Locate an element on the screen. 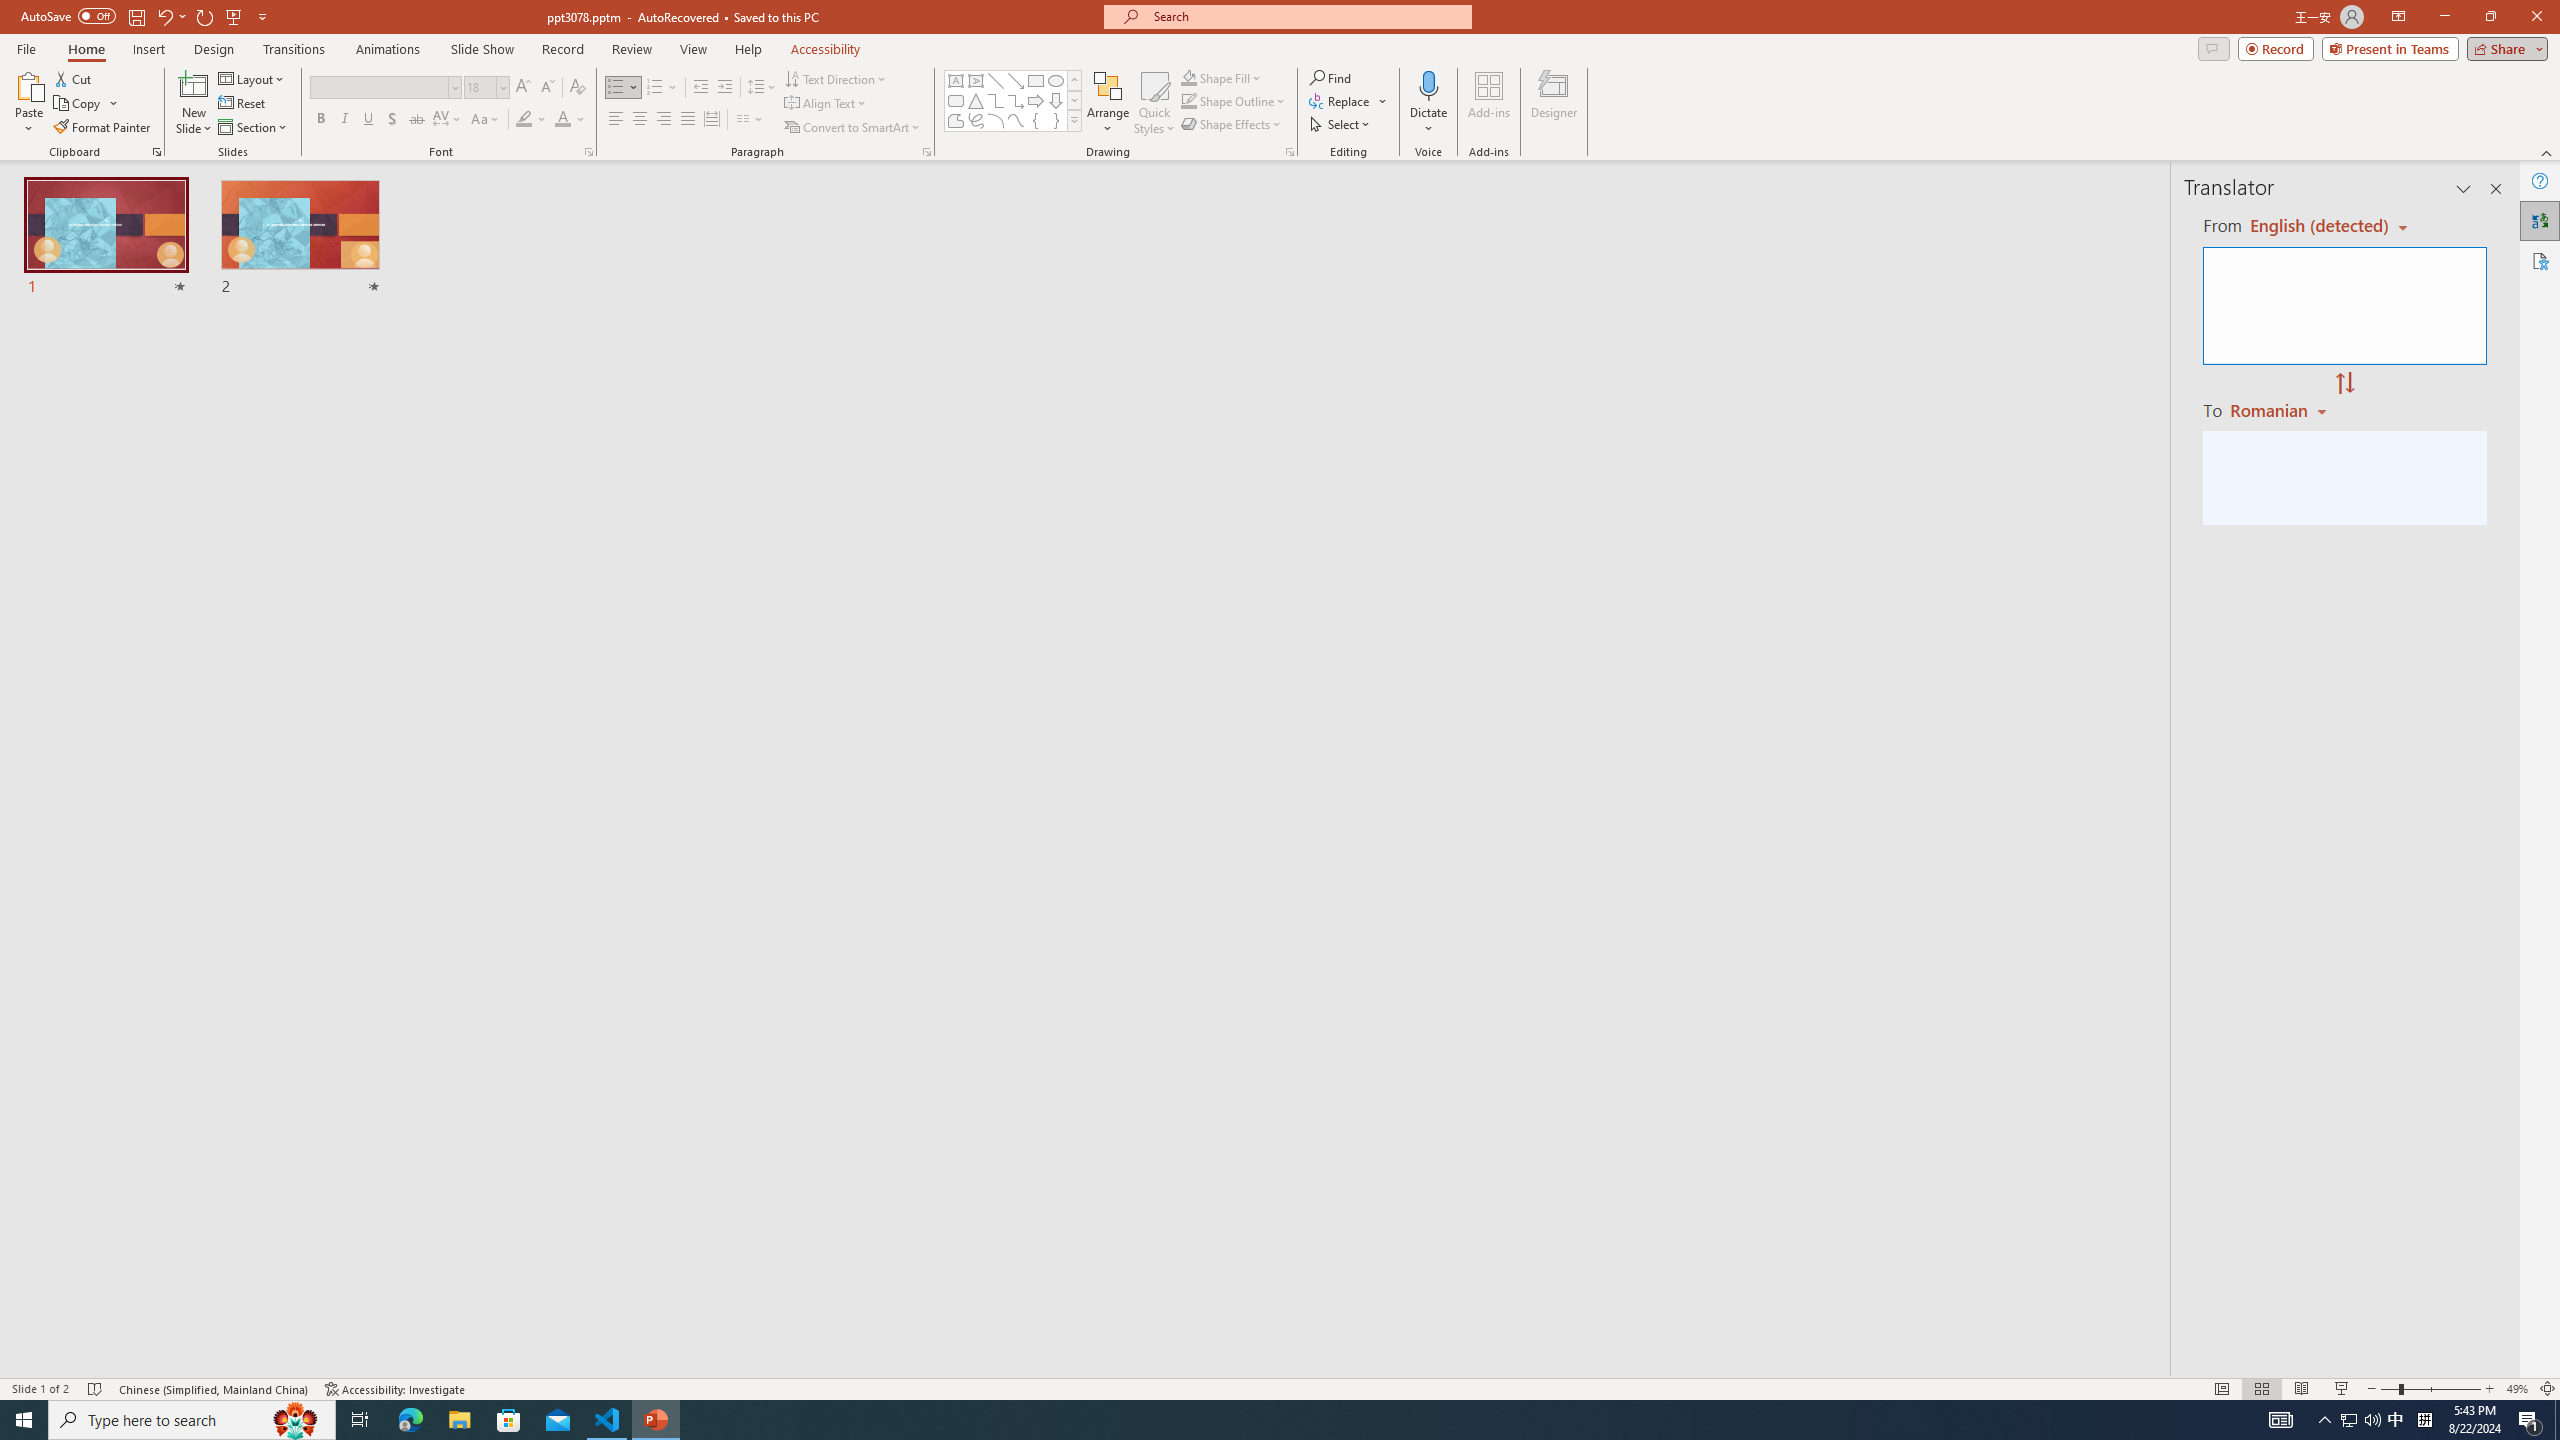 This screenshot has width=2560, height=1440. 'Zoom 49%' is located at coordinates (2516, 1389).